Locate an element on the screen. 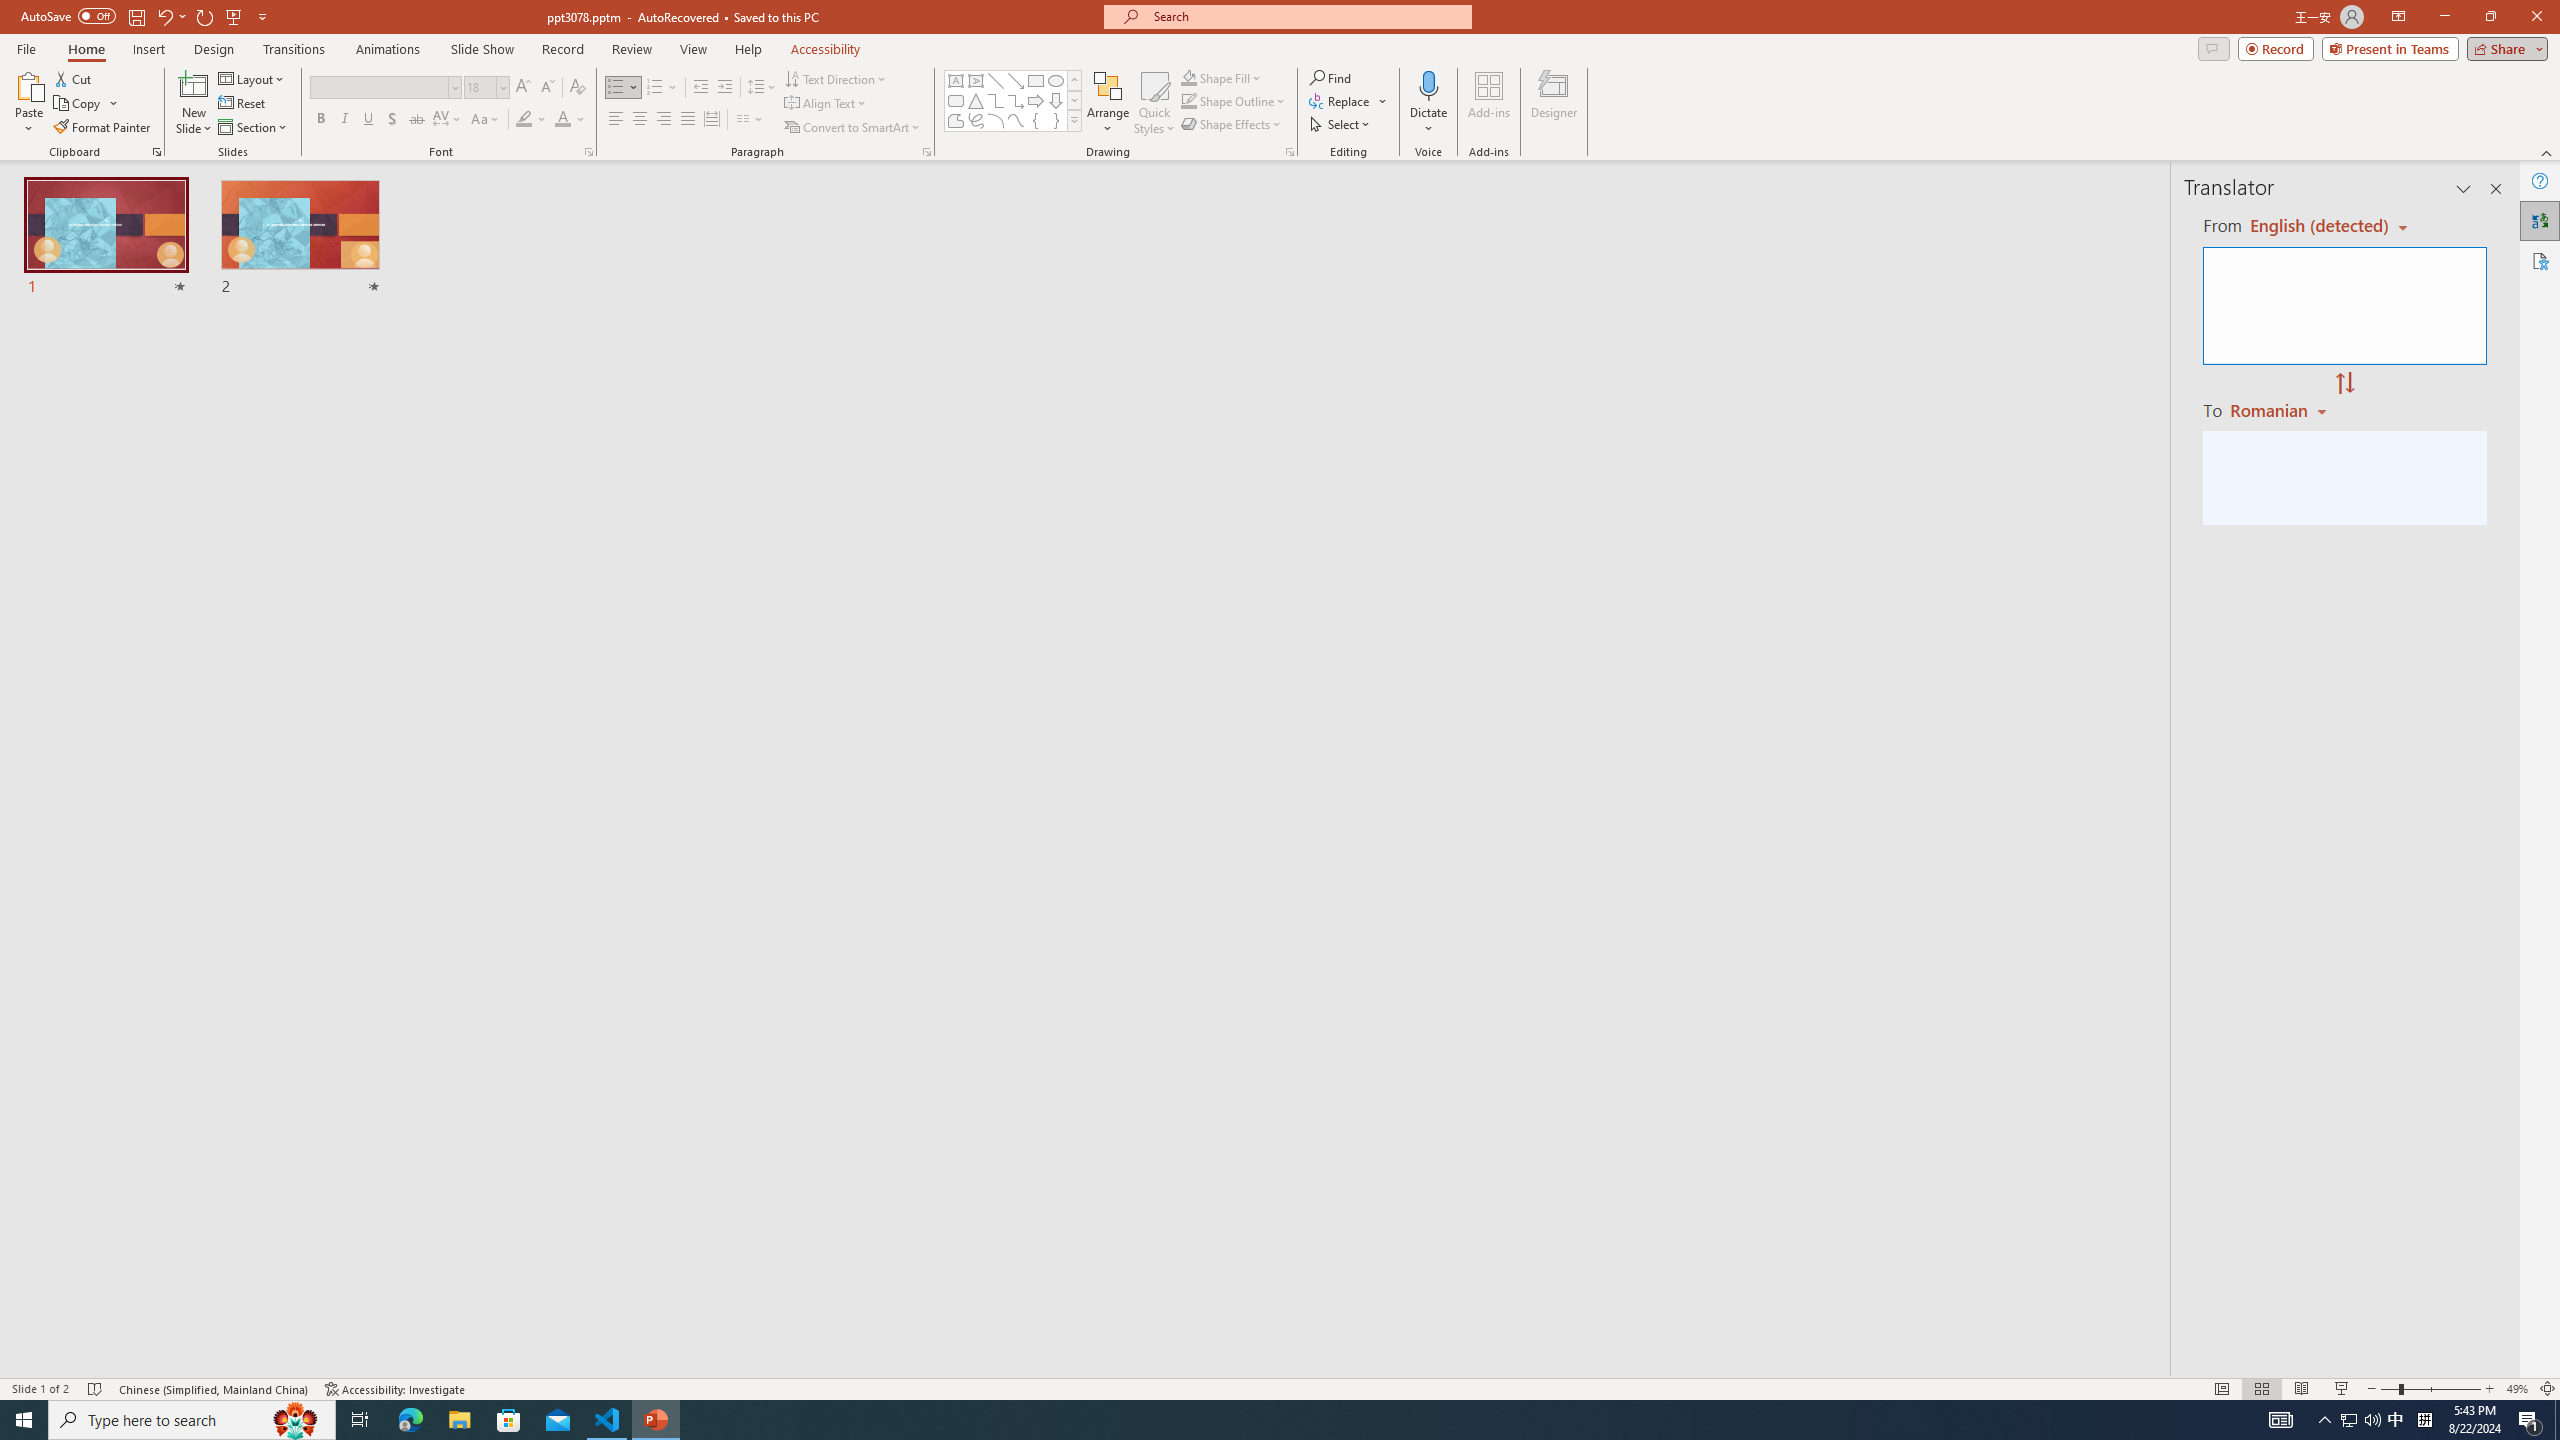 This screenshot has width=2560, height=1440. 'Zoom 49%' is located at coordinates (2516, 1389).